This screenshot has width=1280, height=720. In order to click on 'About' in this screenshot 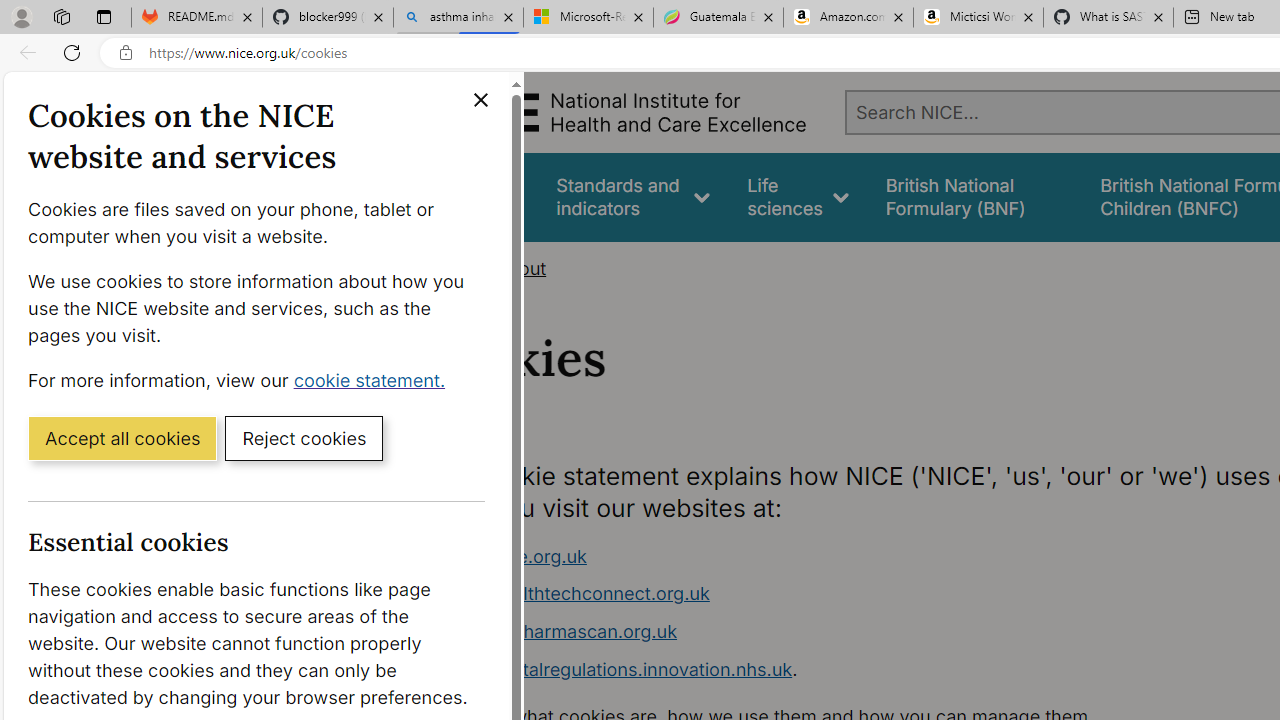, I will do `click(520, 267)`.